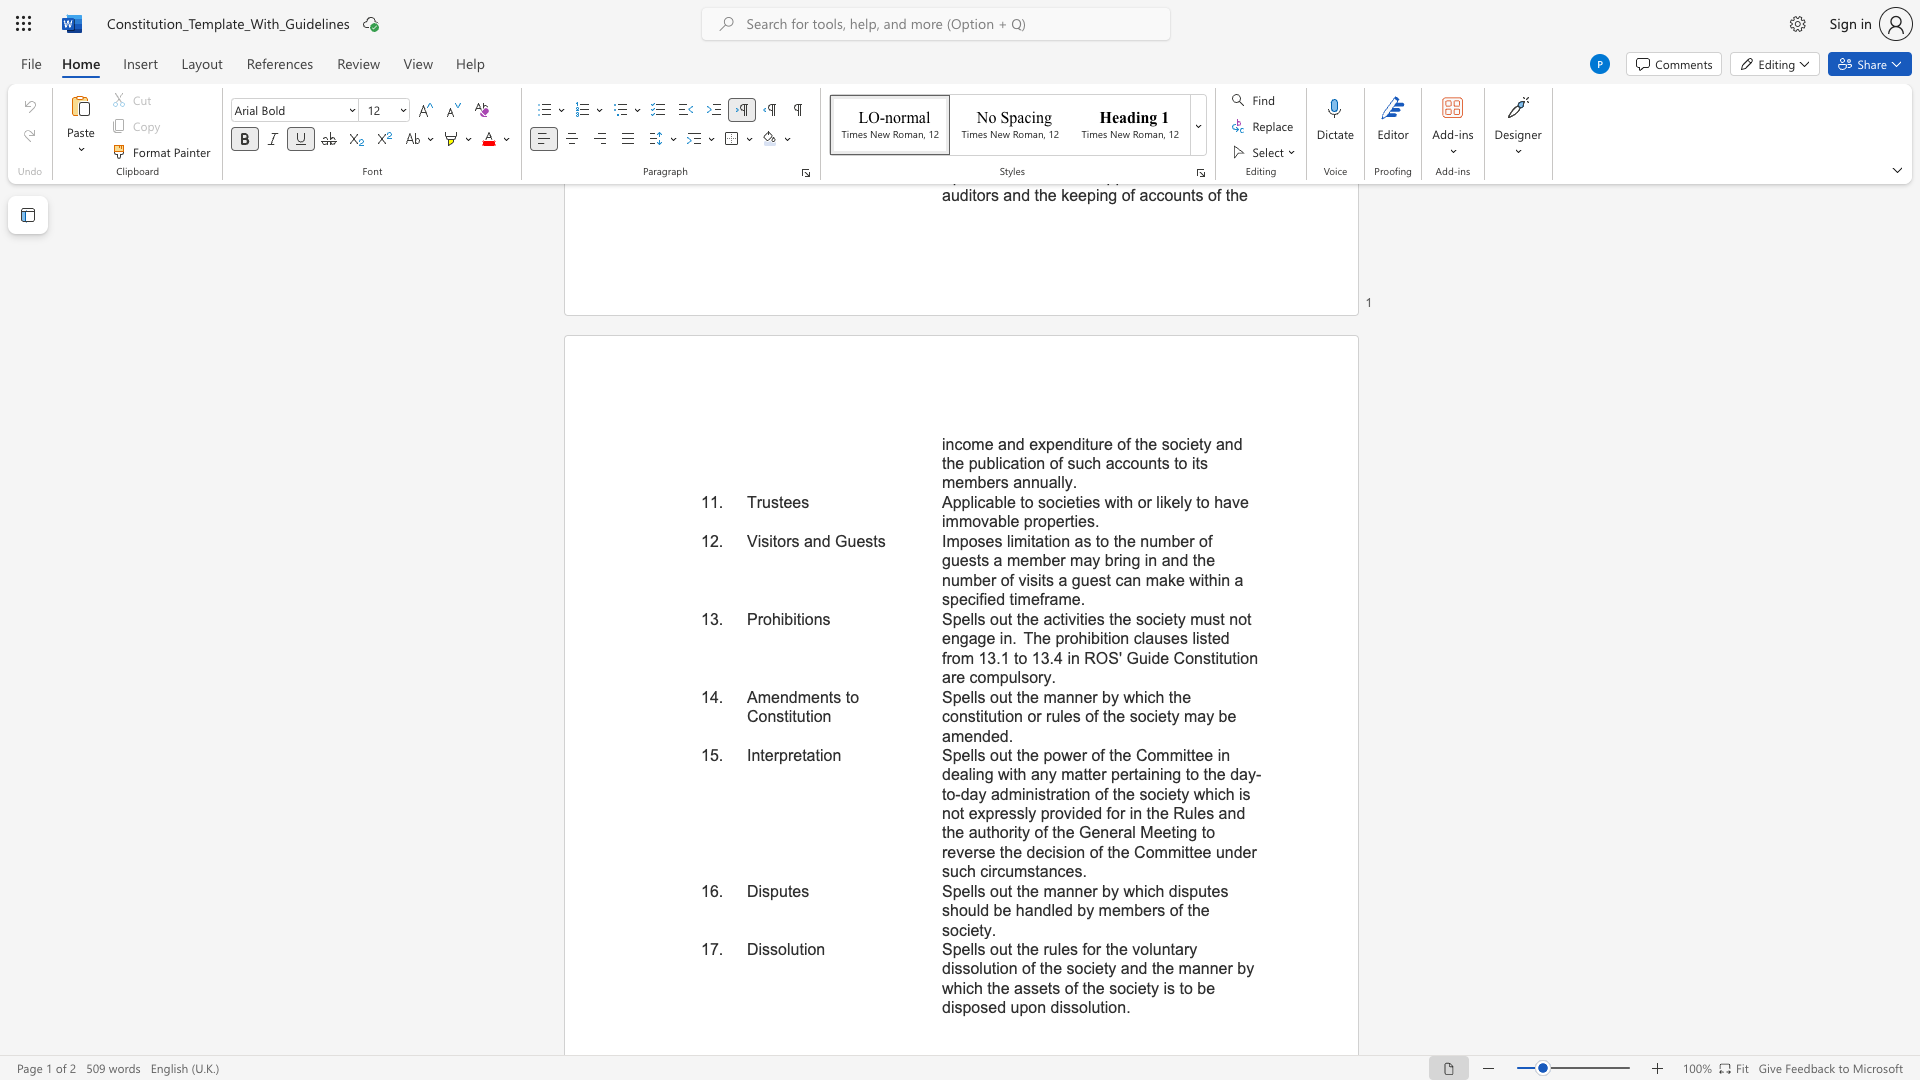  I want to click on the subset text "Amendments to" within the text "Amendments to Constitution", so click(746, 696).